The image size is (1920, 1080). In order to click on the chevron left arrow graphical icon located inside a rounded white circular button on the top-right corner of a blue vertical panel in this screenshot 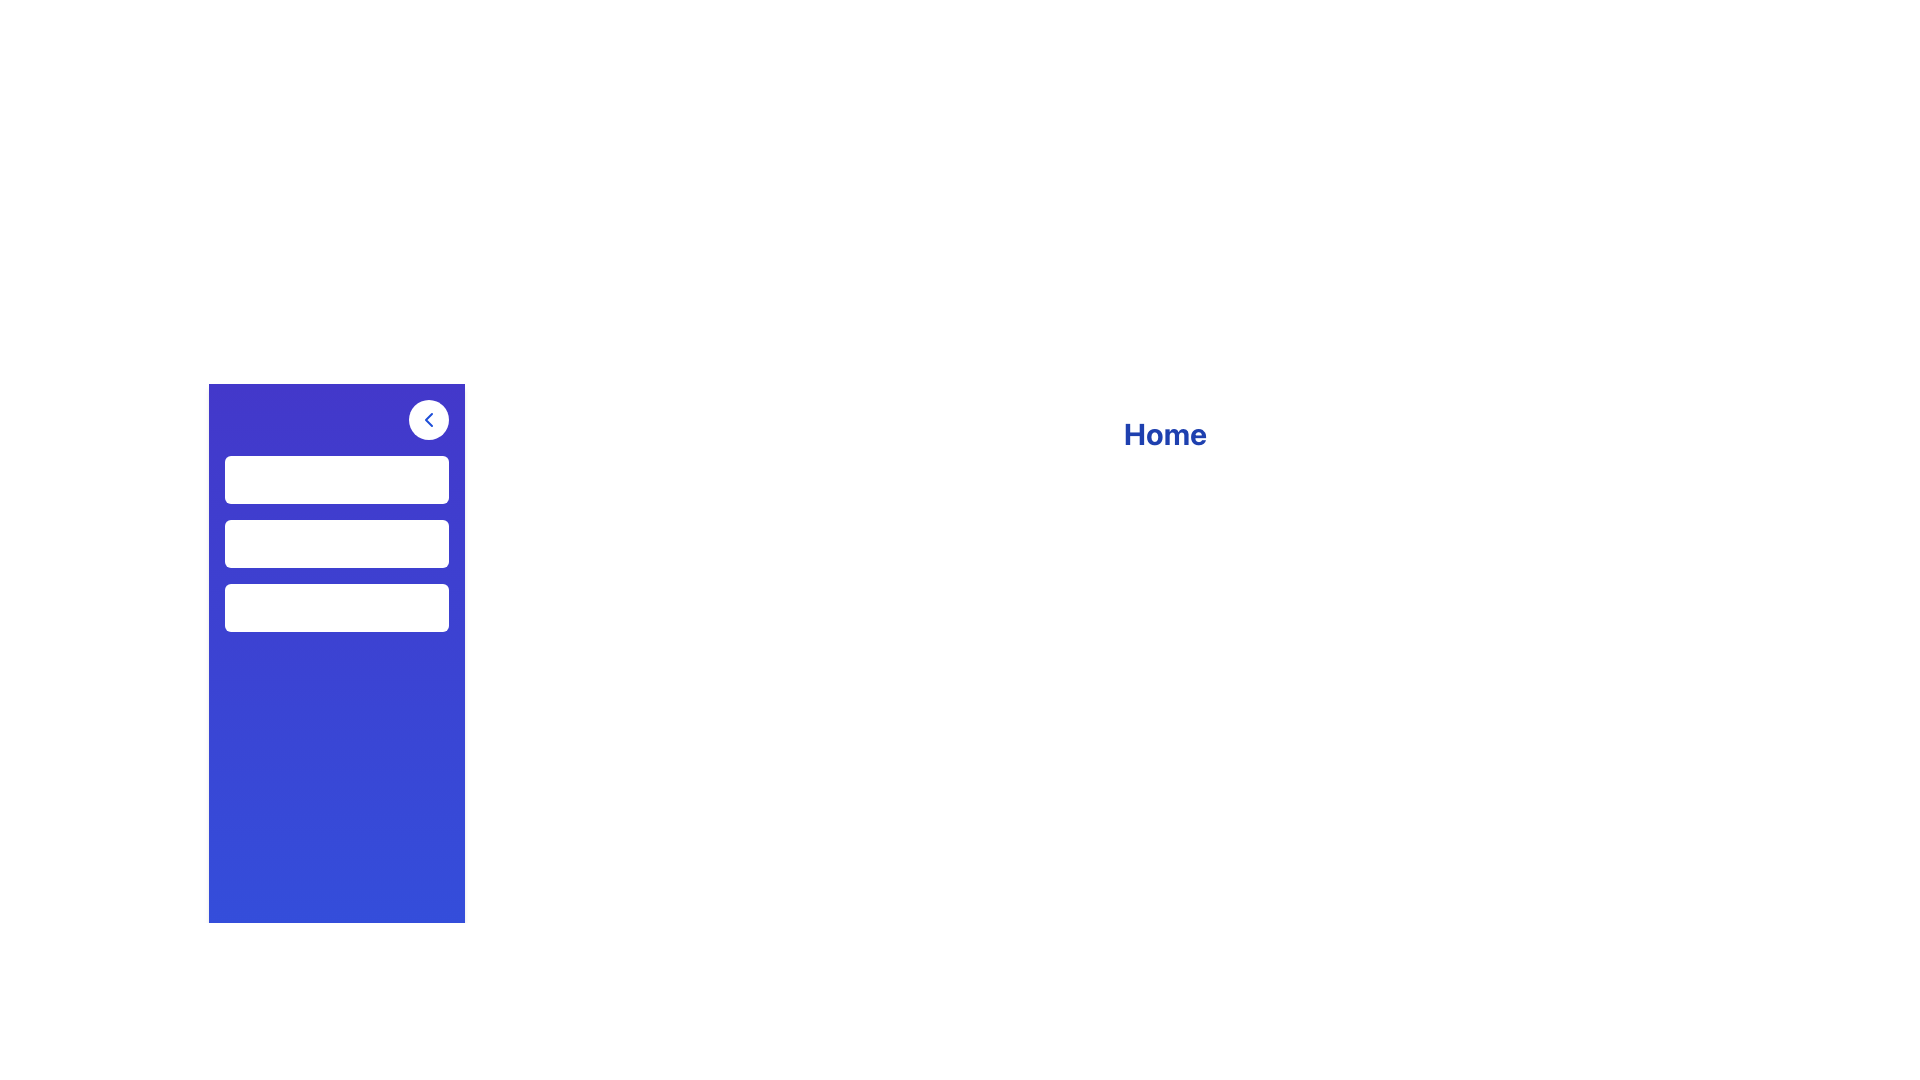, I will do `click(427, 419)`.